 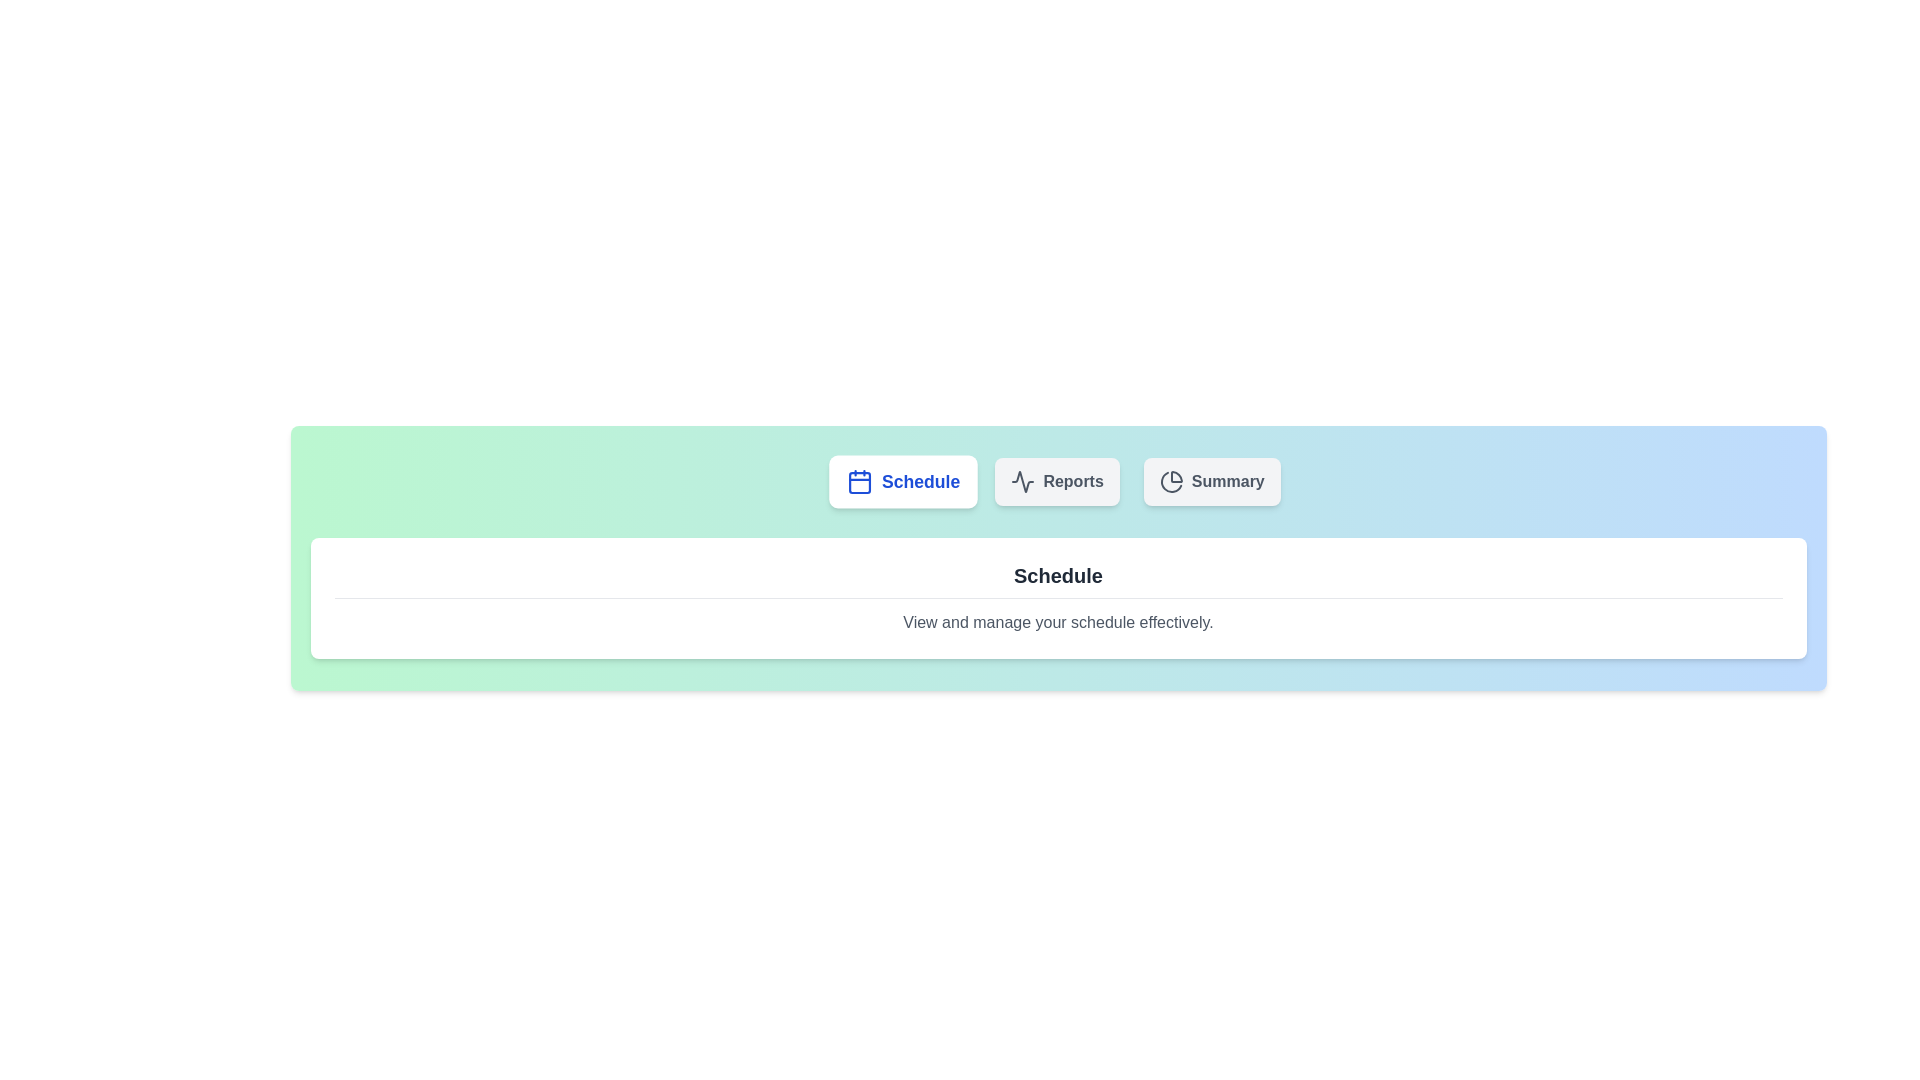 What do you see at coordinates (1056, 482) in the screenshot?
I see `the tab labeled Reports to switch views` at bounding box center [1056, 482].